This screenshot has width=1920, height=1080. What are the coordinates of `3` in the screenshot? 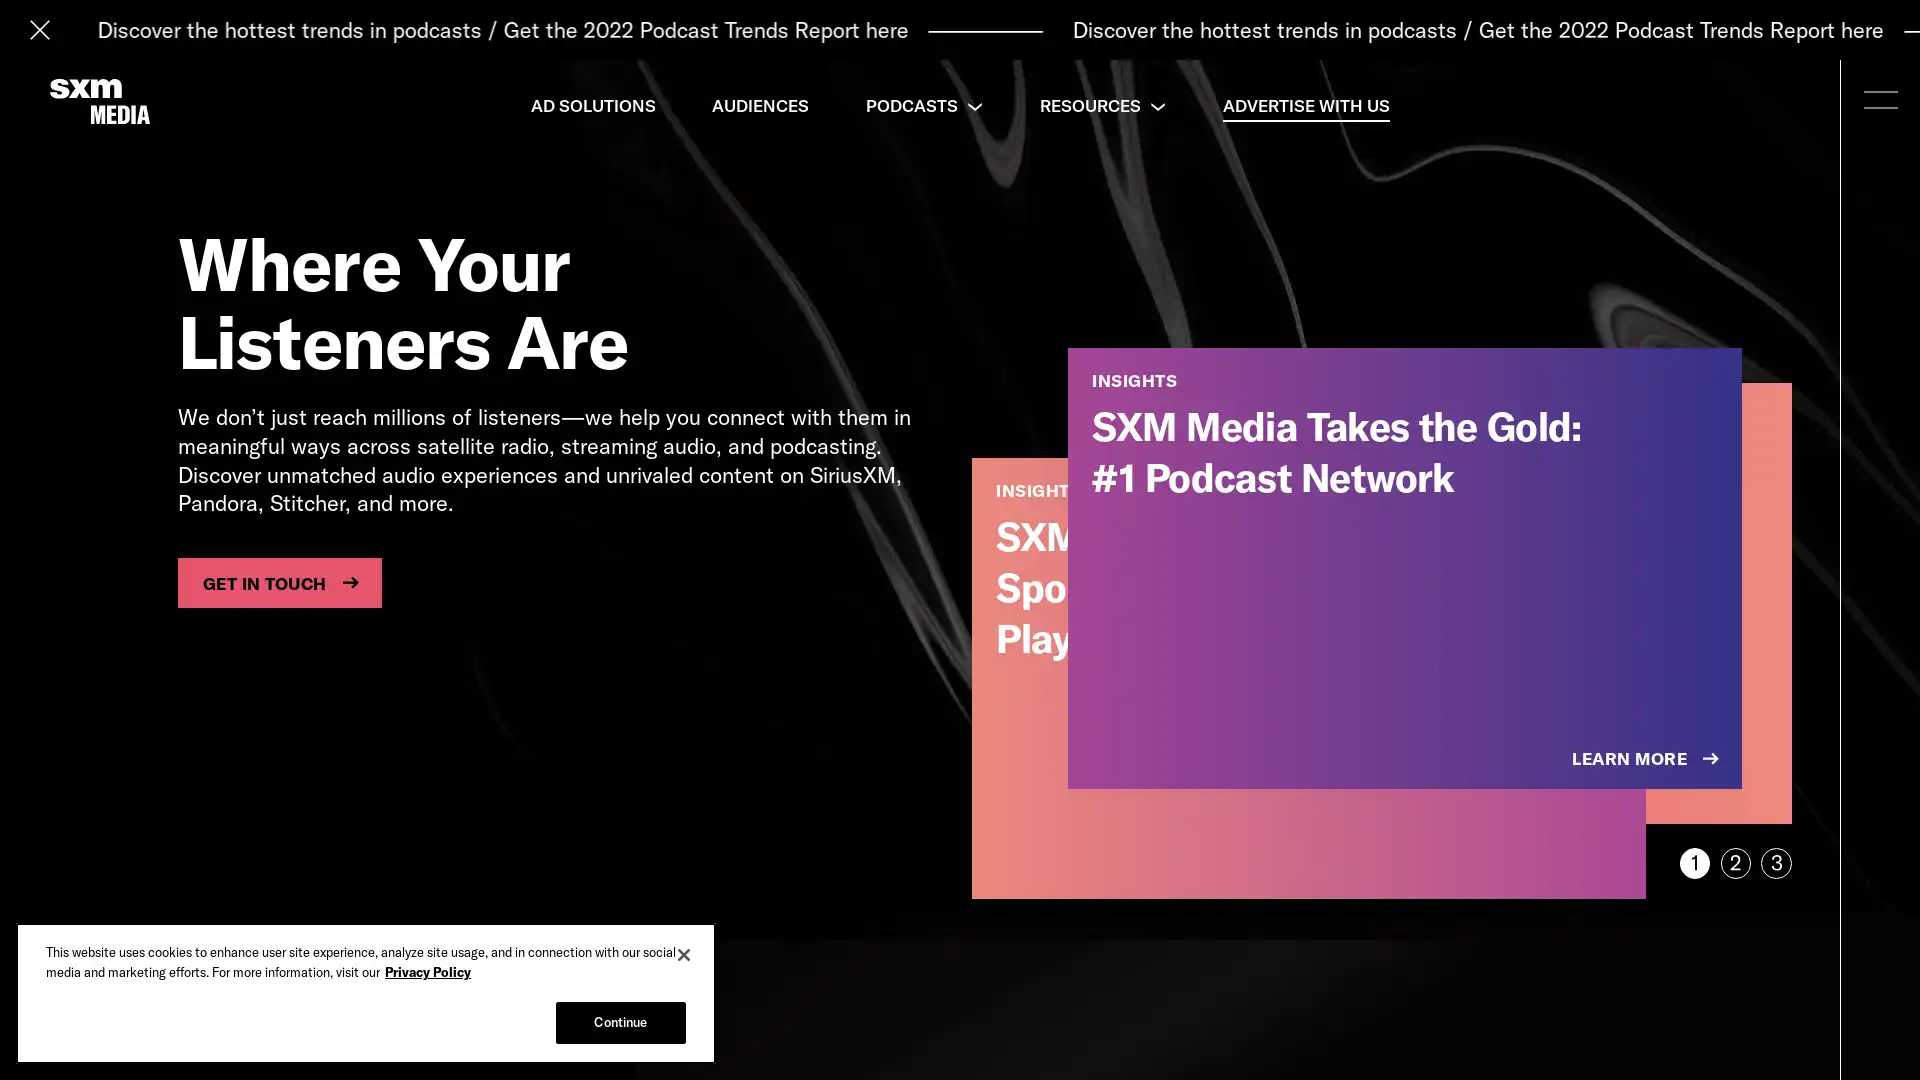 It's located at (1776, 862).